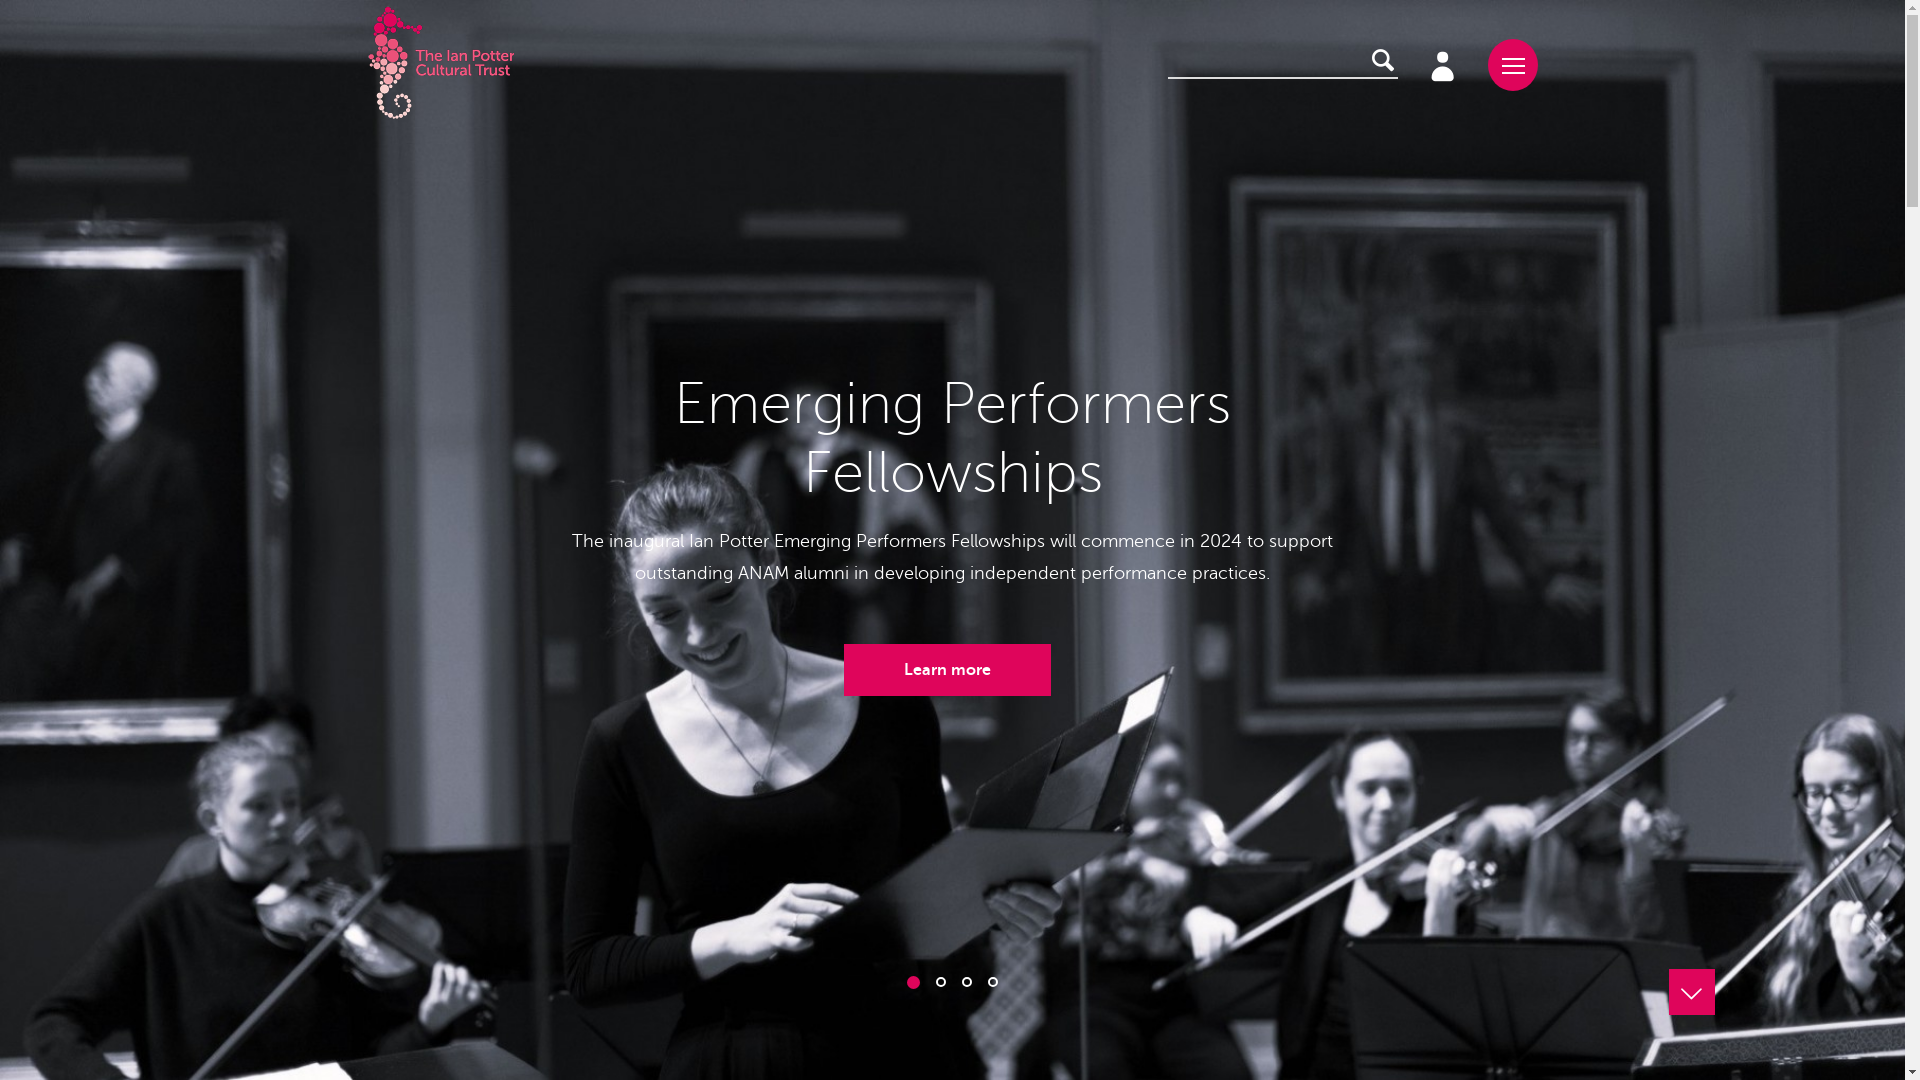 The width and height of the screenshot is (1920, 1080). Describe the element at coordinates (946, 670) in the screenshot. I see `'Learn more'` at that location.